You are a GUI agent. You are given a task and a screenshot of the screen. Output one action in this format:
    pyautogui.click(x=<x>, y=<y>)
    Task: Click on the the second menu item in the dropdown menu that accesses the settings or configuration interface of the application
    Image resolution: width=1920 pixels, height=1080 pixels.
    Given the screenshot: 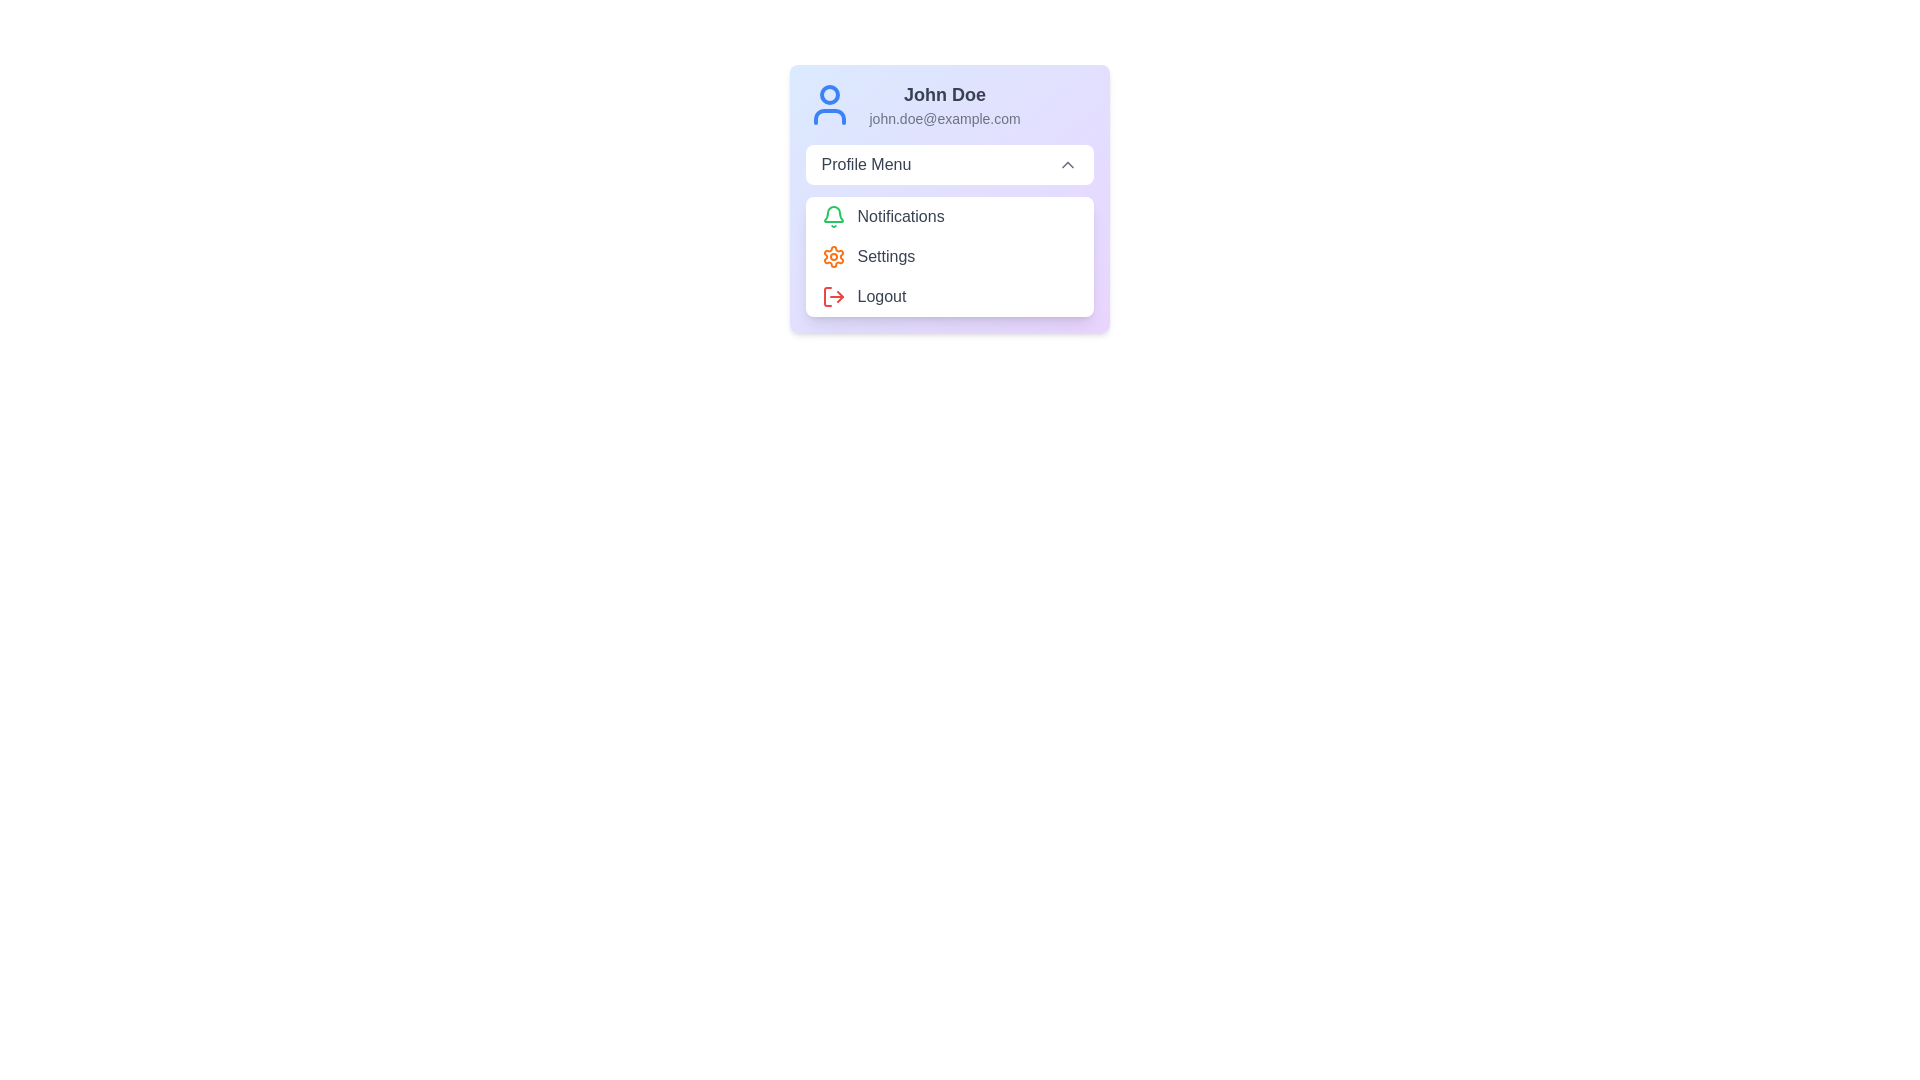 What is the action you would take?
    pyautogui.click(x=948, y=256)
    